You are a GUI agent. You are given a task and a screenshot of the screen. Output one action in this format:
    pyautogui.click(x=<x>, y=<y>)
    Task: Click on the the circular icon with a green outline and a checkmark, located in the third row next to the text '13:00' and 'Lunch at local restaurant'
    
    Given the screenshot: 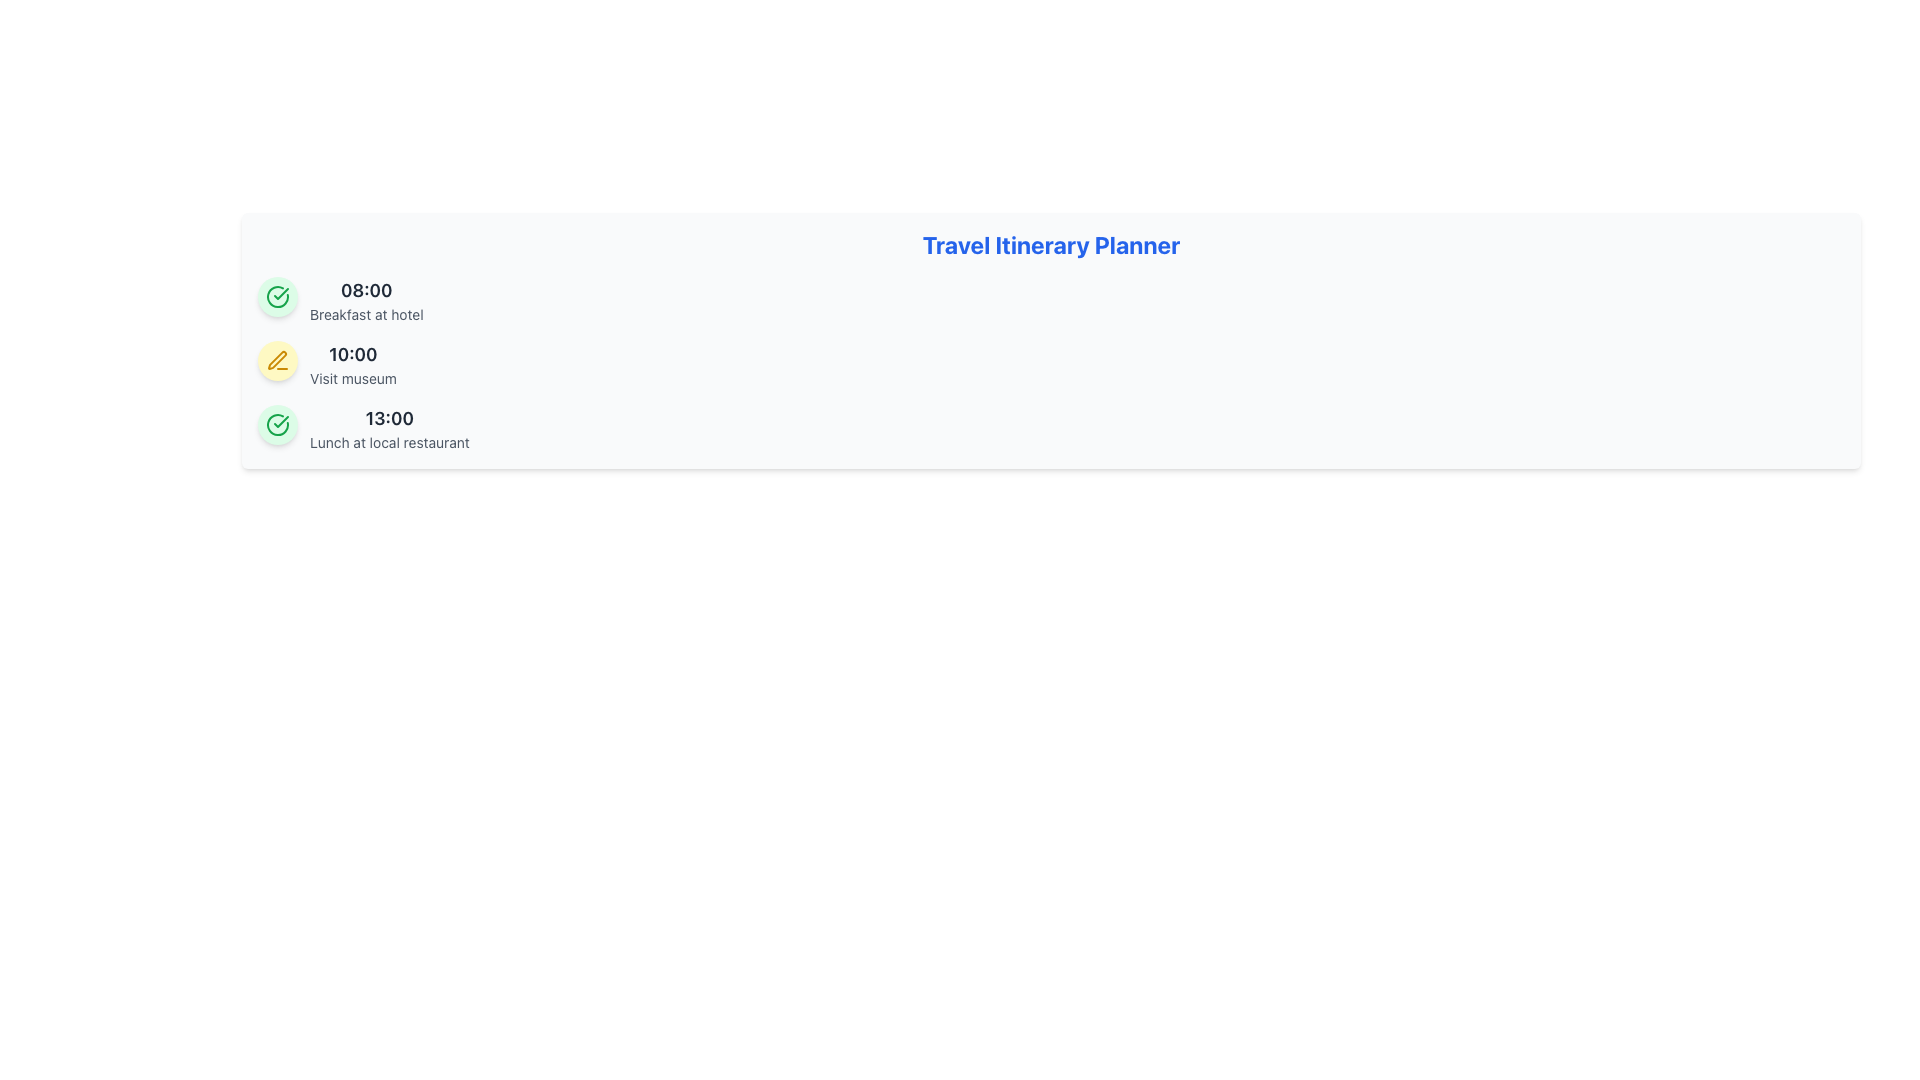 What is the action you would take?
    pyautogui.click(x=277, y=297)
    